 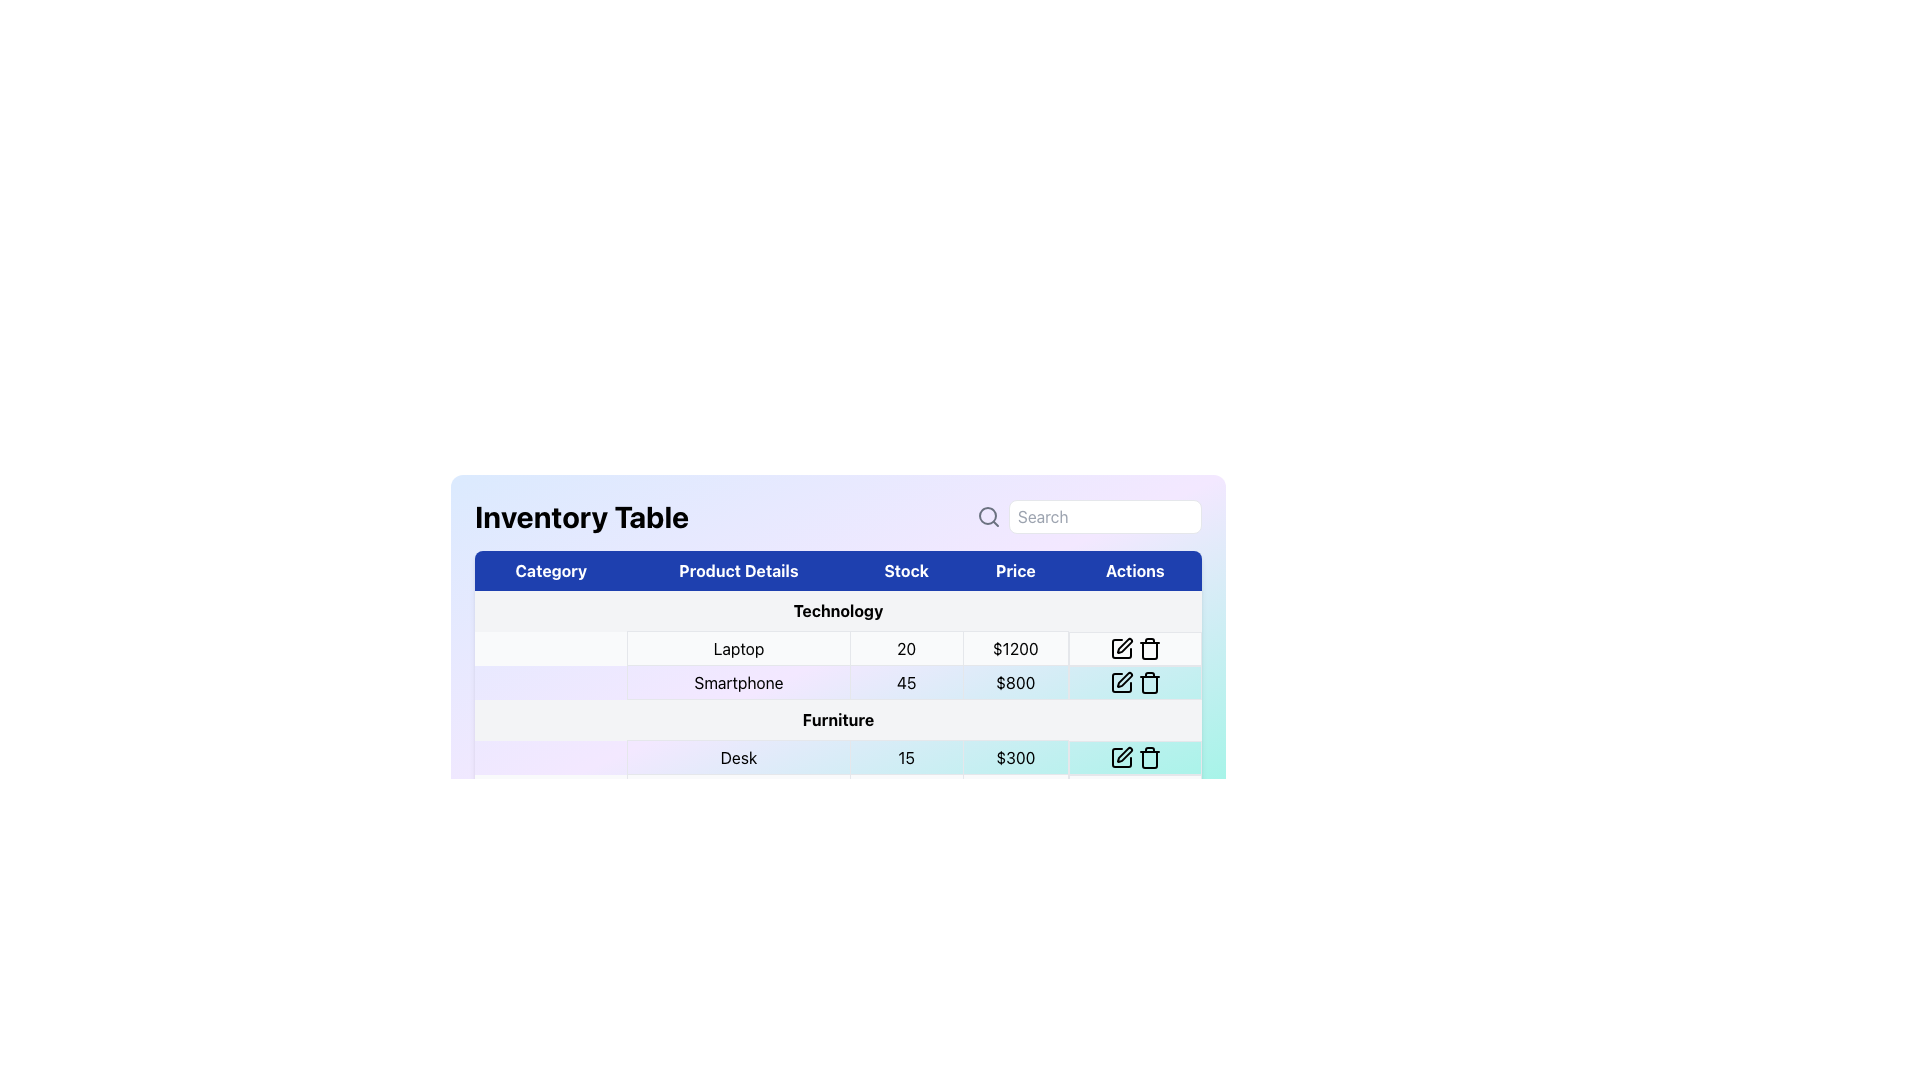 I want to click on the Table Section Header that groups and labels rows of data related to the 'Technology' category, located in the first row of the table's body section, so click(x=838, y=610).